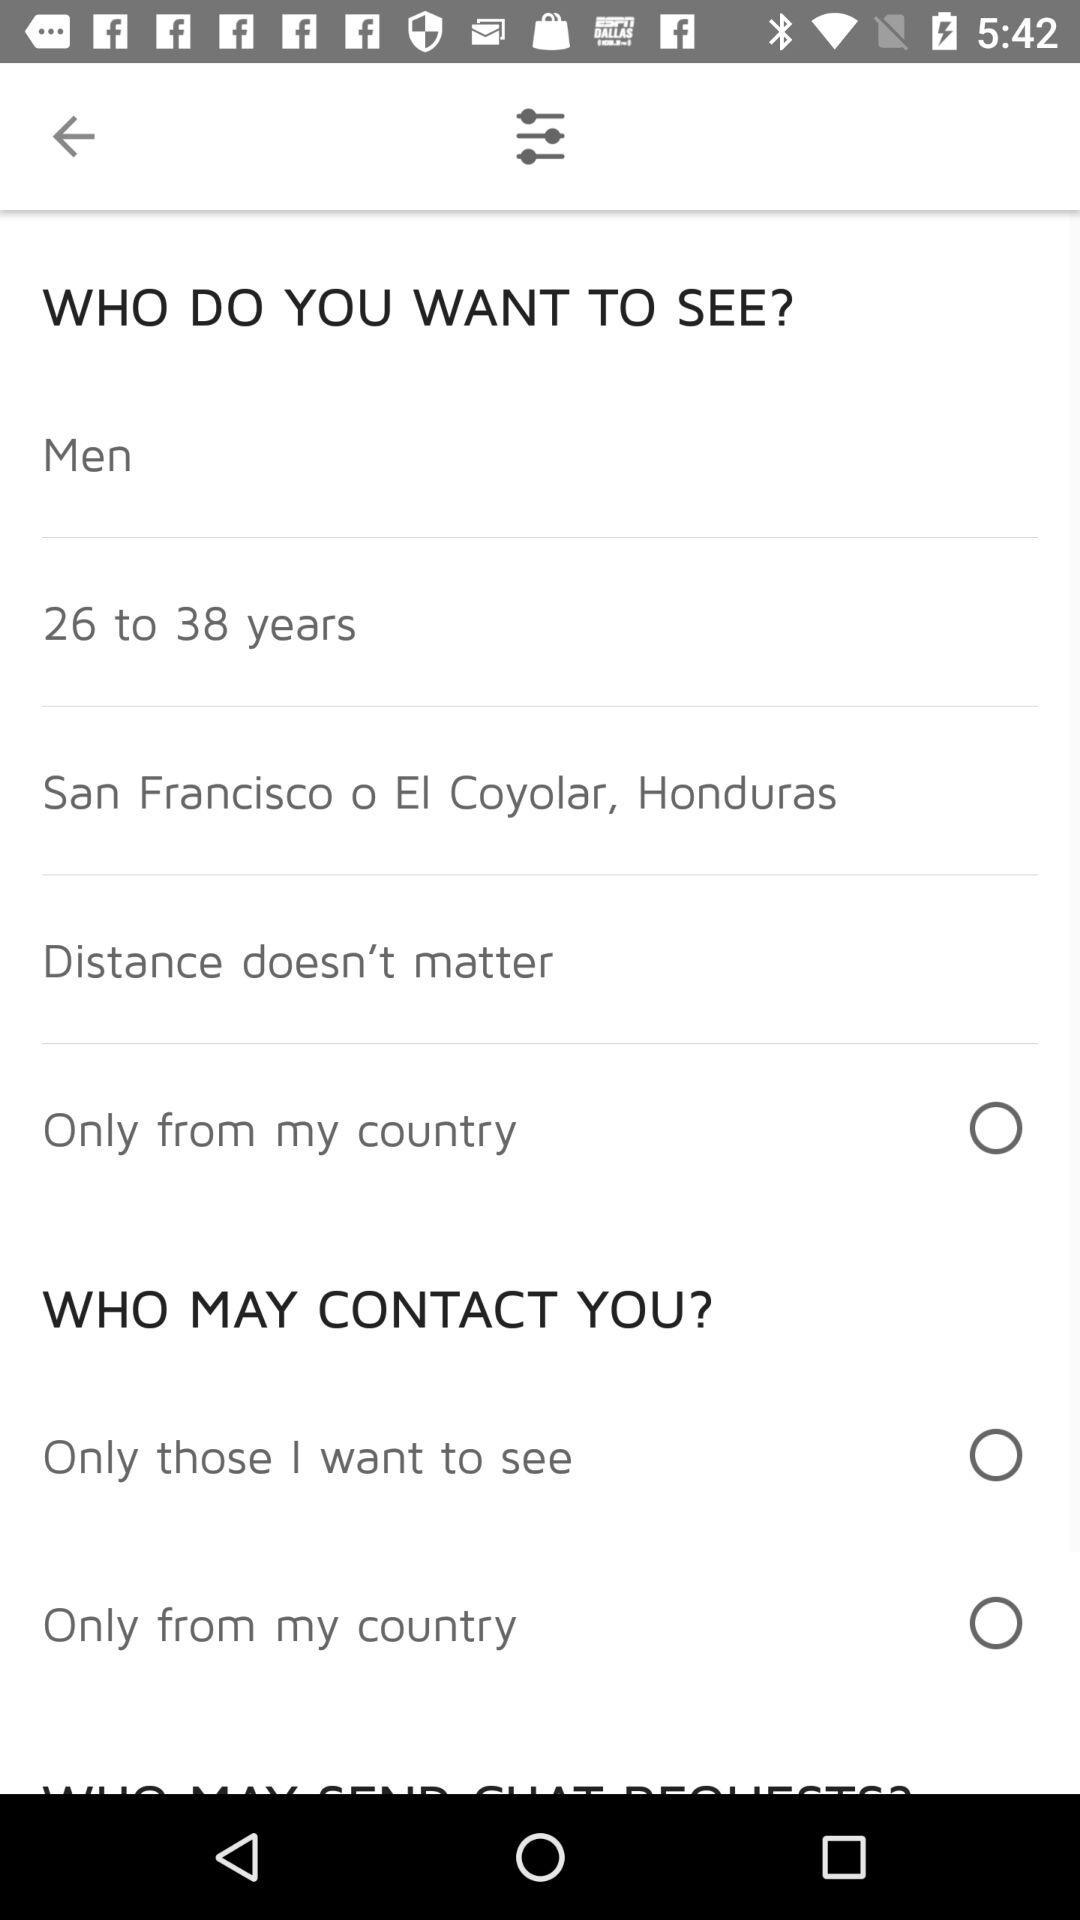 This screenshot has height=1920, width=1080. I want to click on the item below who may contact, so click(307, 1454).